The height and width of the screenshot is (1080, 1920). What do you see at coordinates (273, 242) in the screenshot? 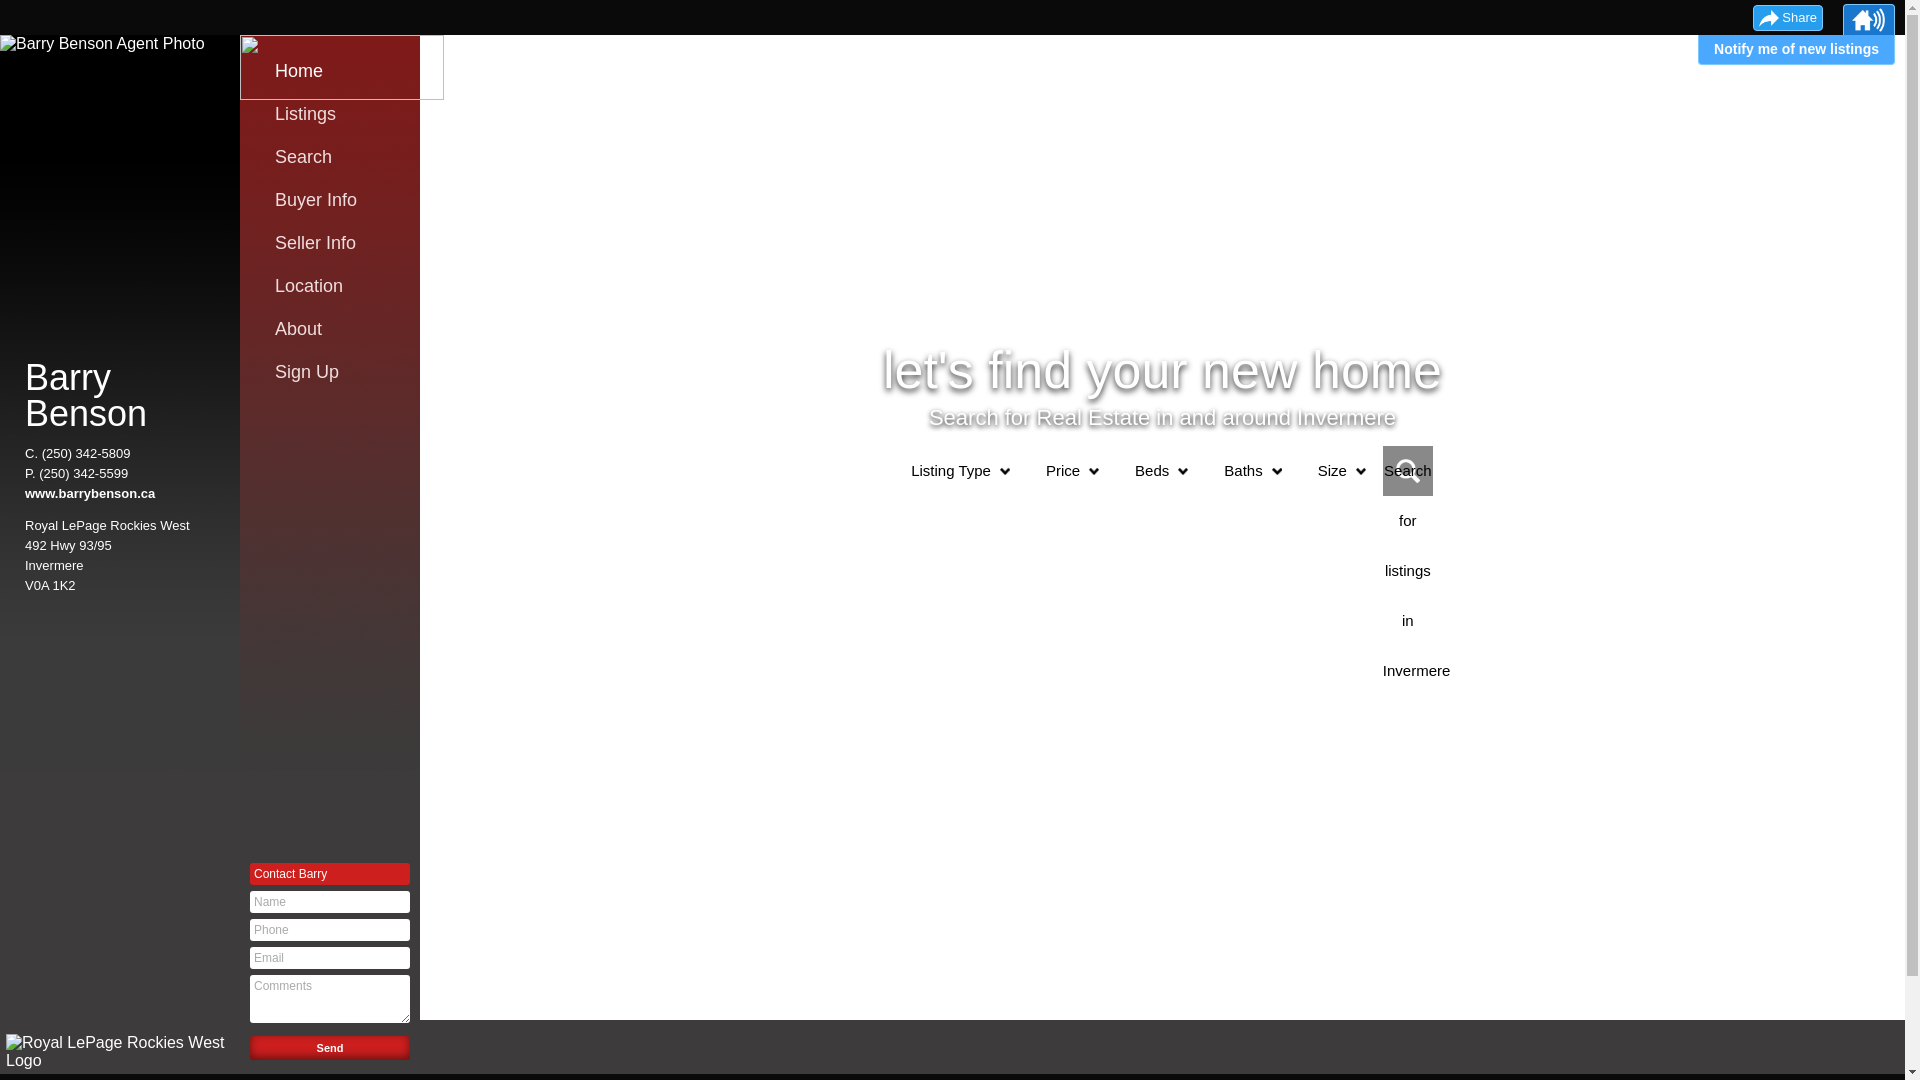
I see `'Seller Info'` at bounding box center [273, 242].